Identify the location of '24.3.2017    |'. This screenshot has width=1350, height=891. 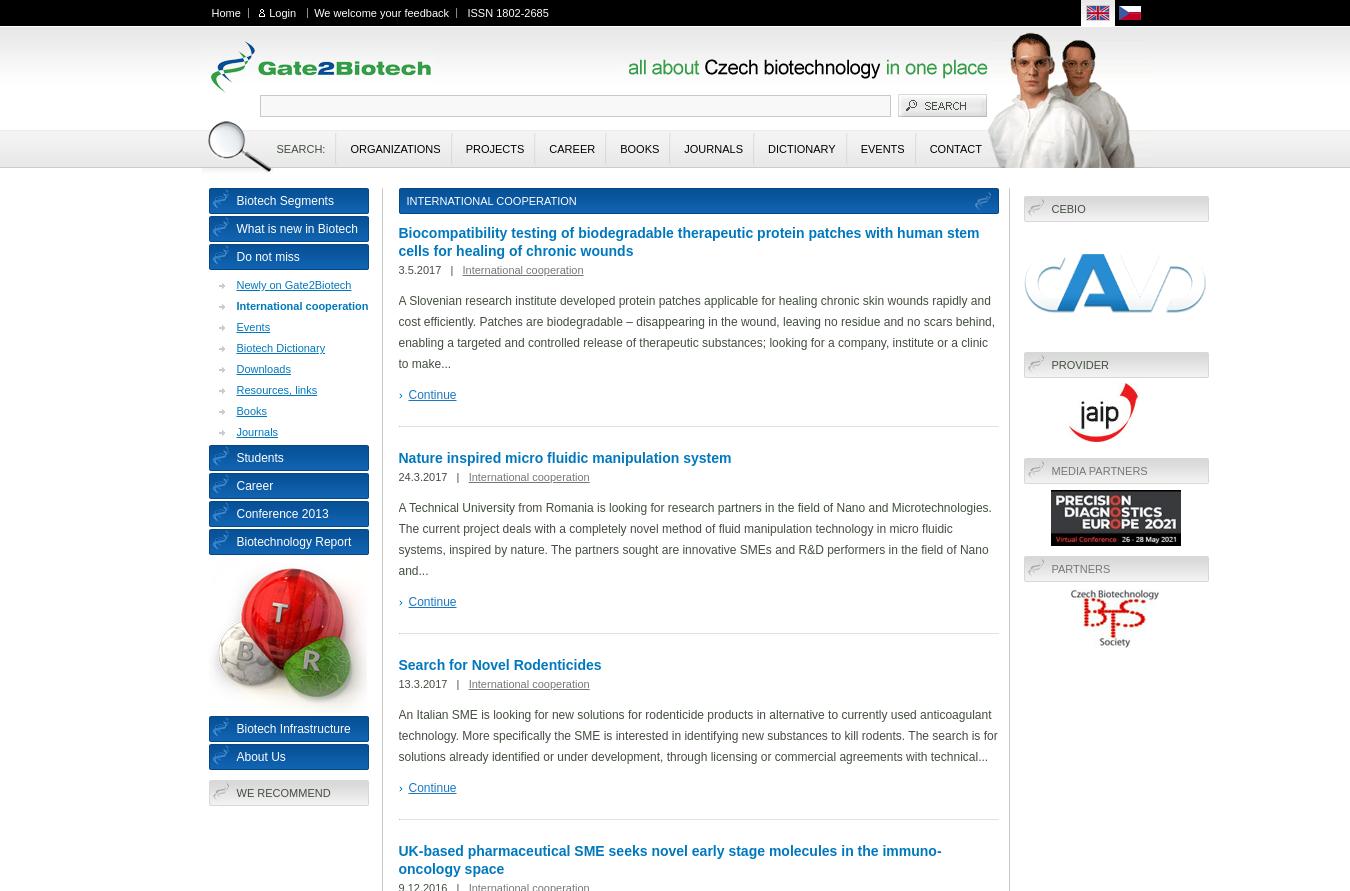
(397, 476).